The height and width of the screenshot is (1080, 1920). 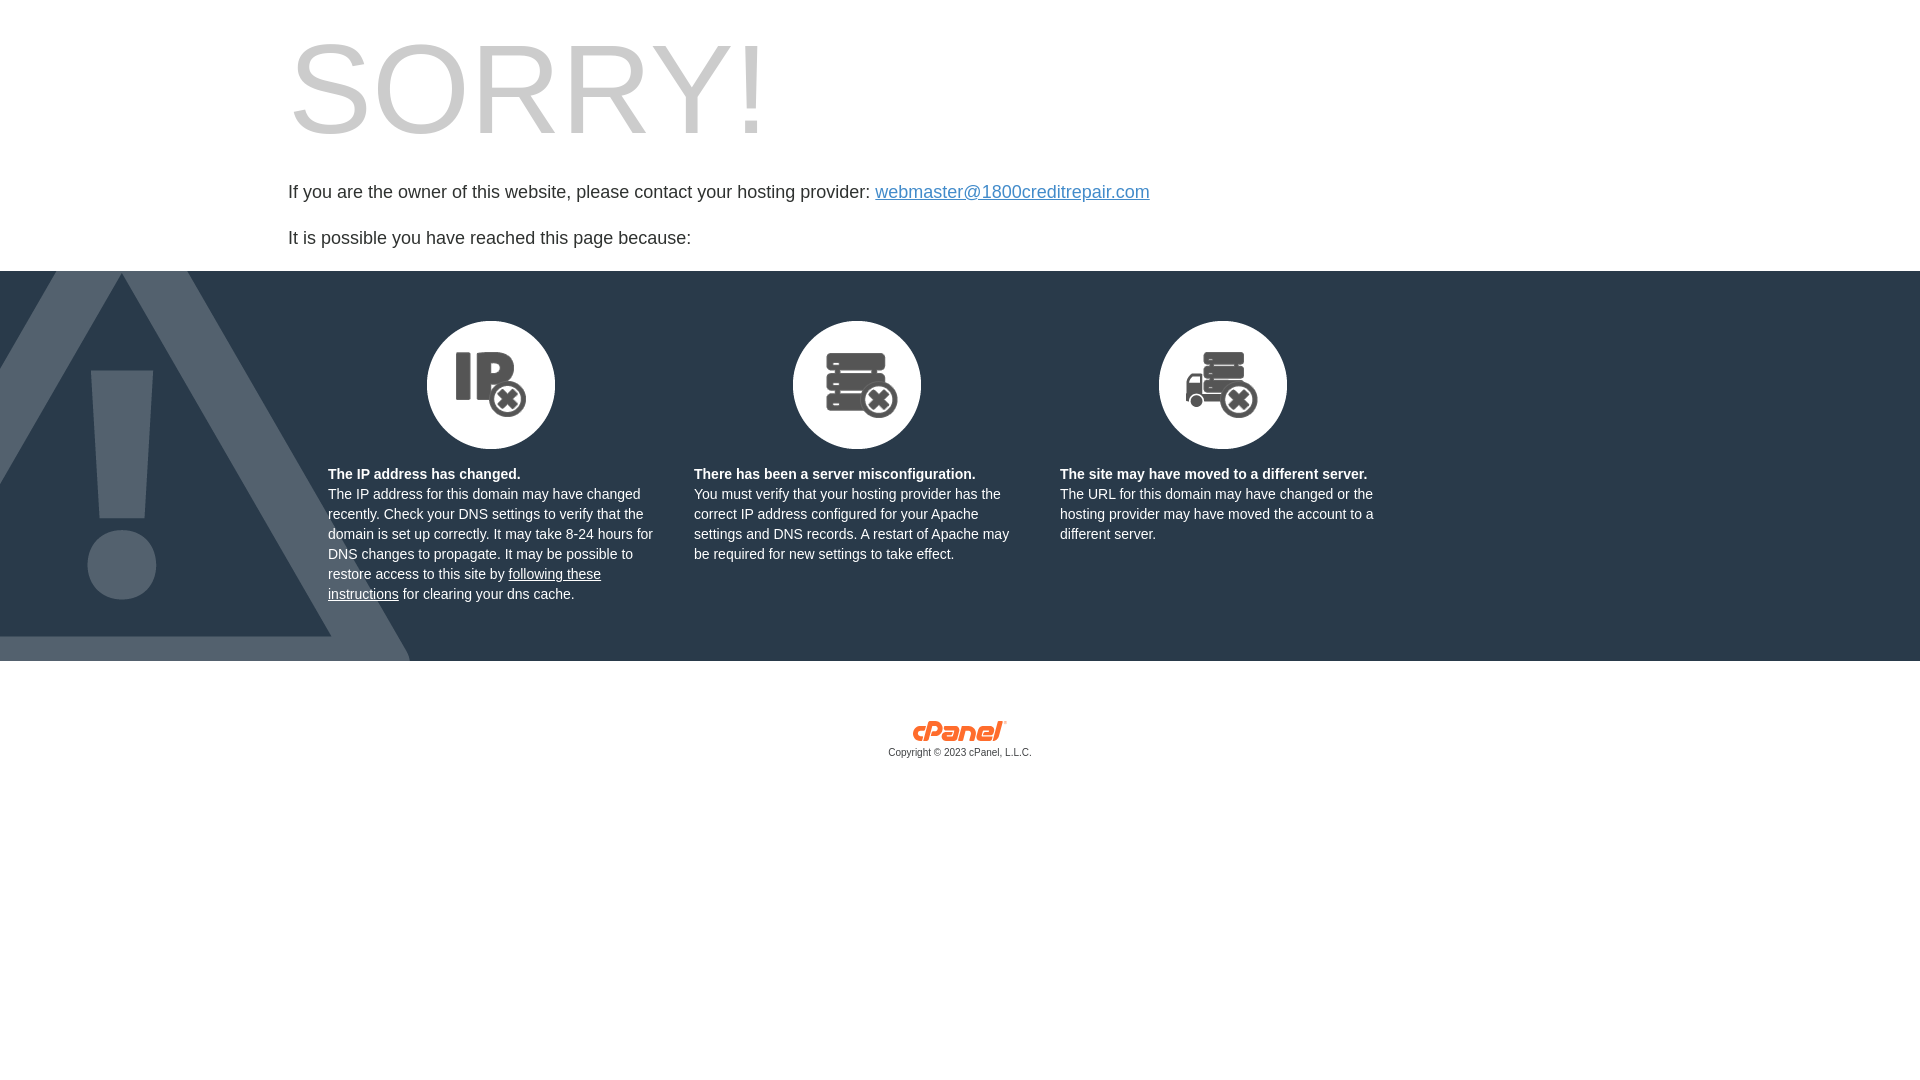 What do you see at coordinates (1012, 192) in the screenshot?
I see `'webmaster@1800creditrepair.com'` at bounding box center [1012, 192].